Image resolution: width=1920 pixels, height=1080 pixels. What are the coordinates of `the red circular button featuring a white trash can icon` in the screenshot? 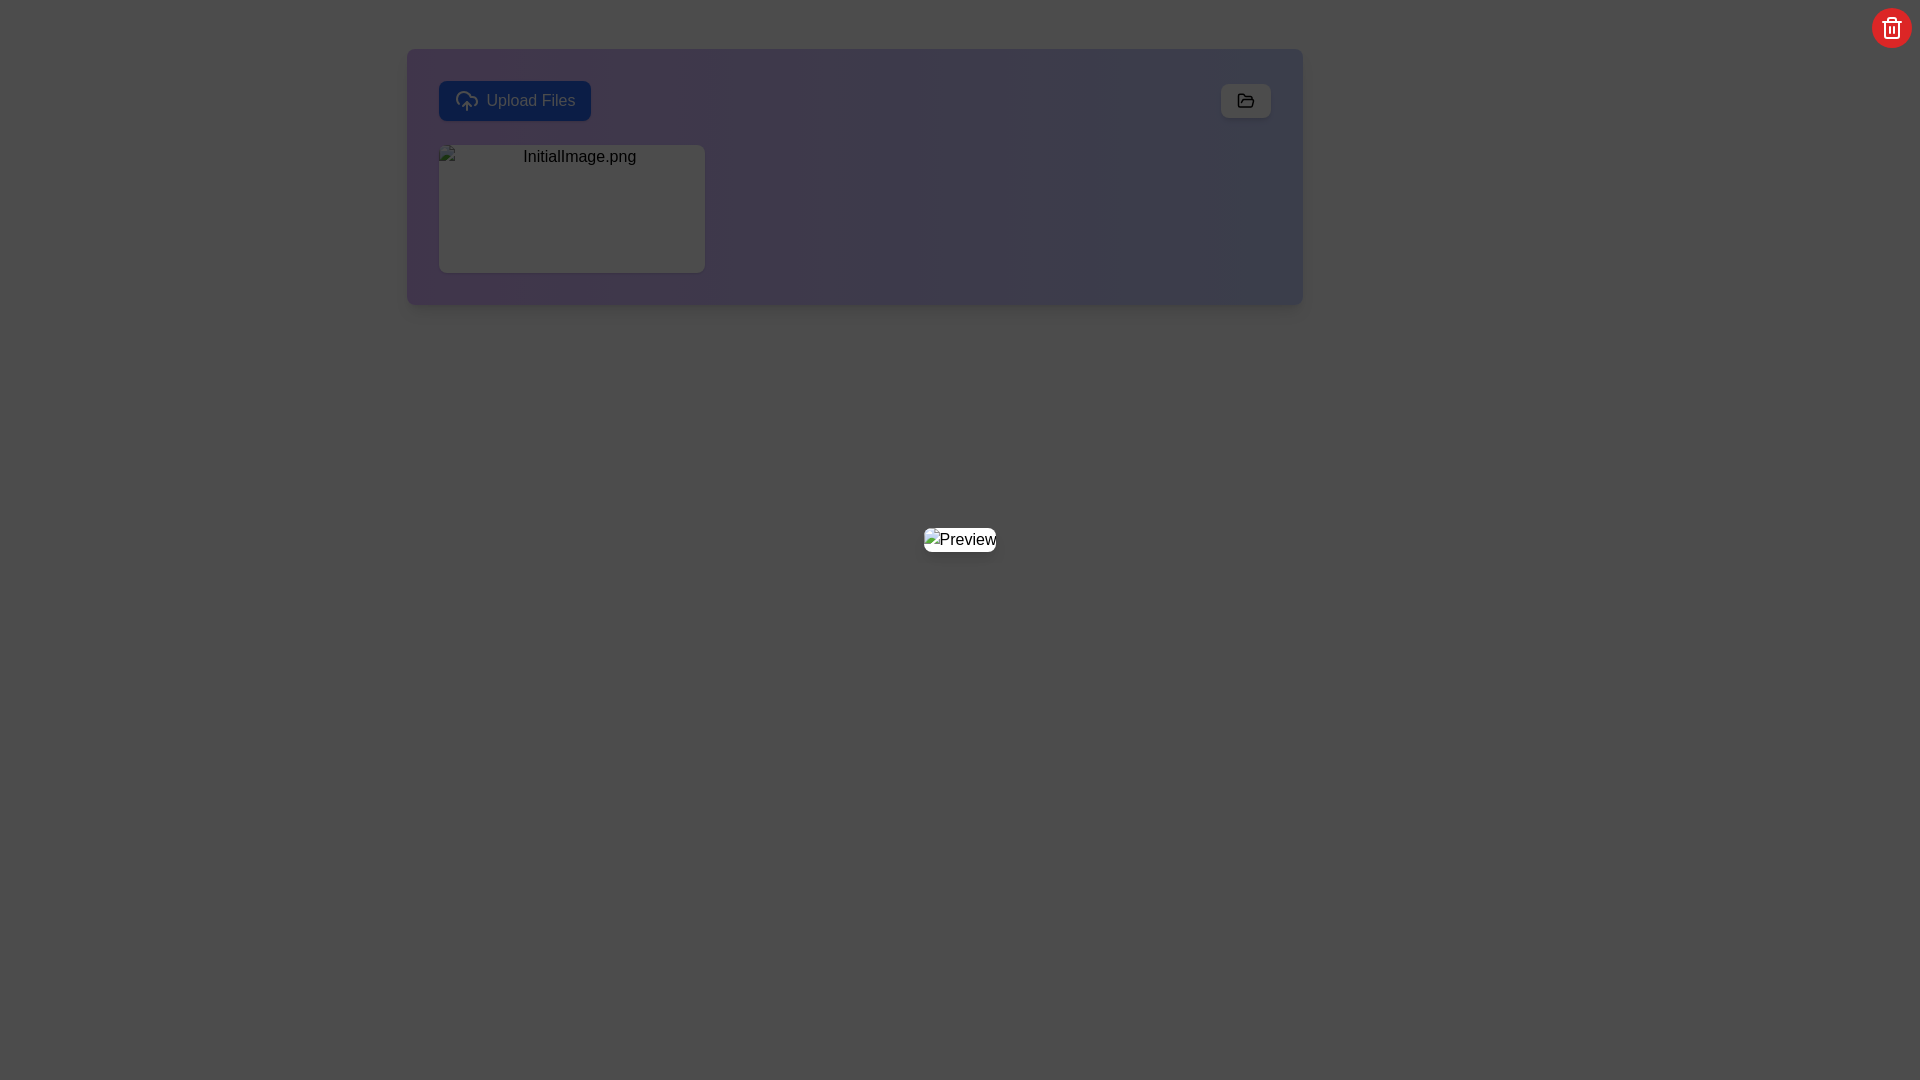 It's located at (1890, 27).